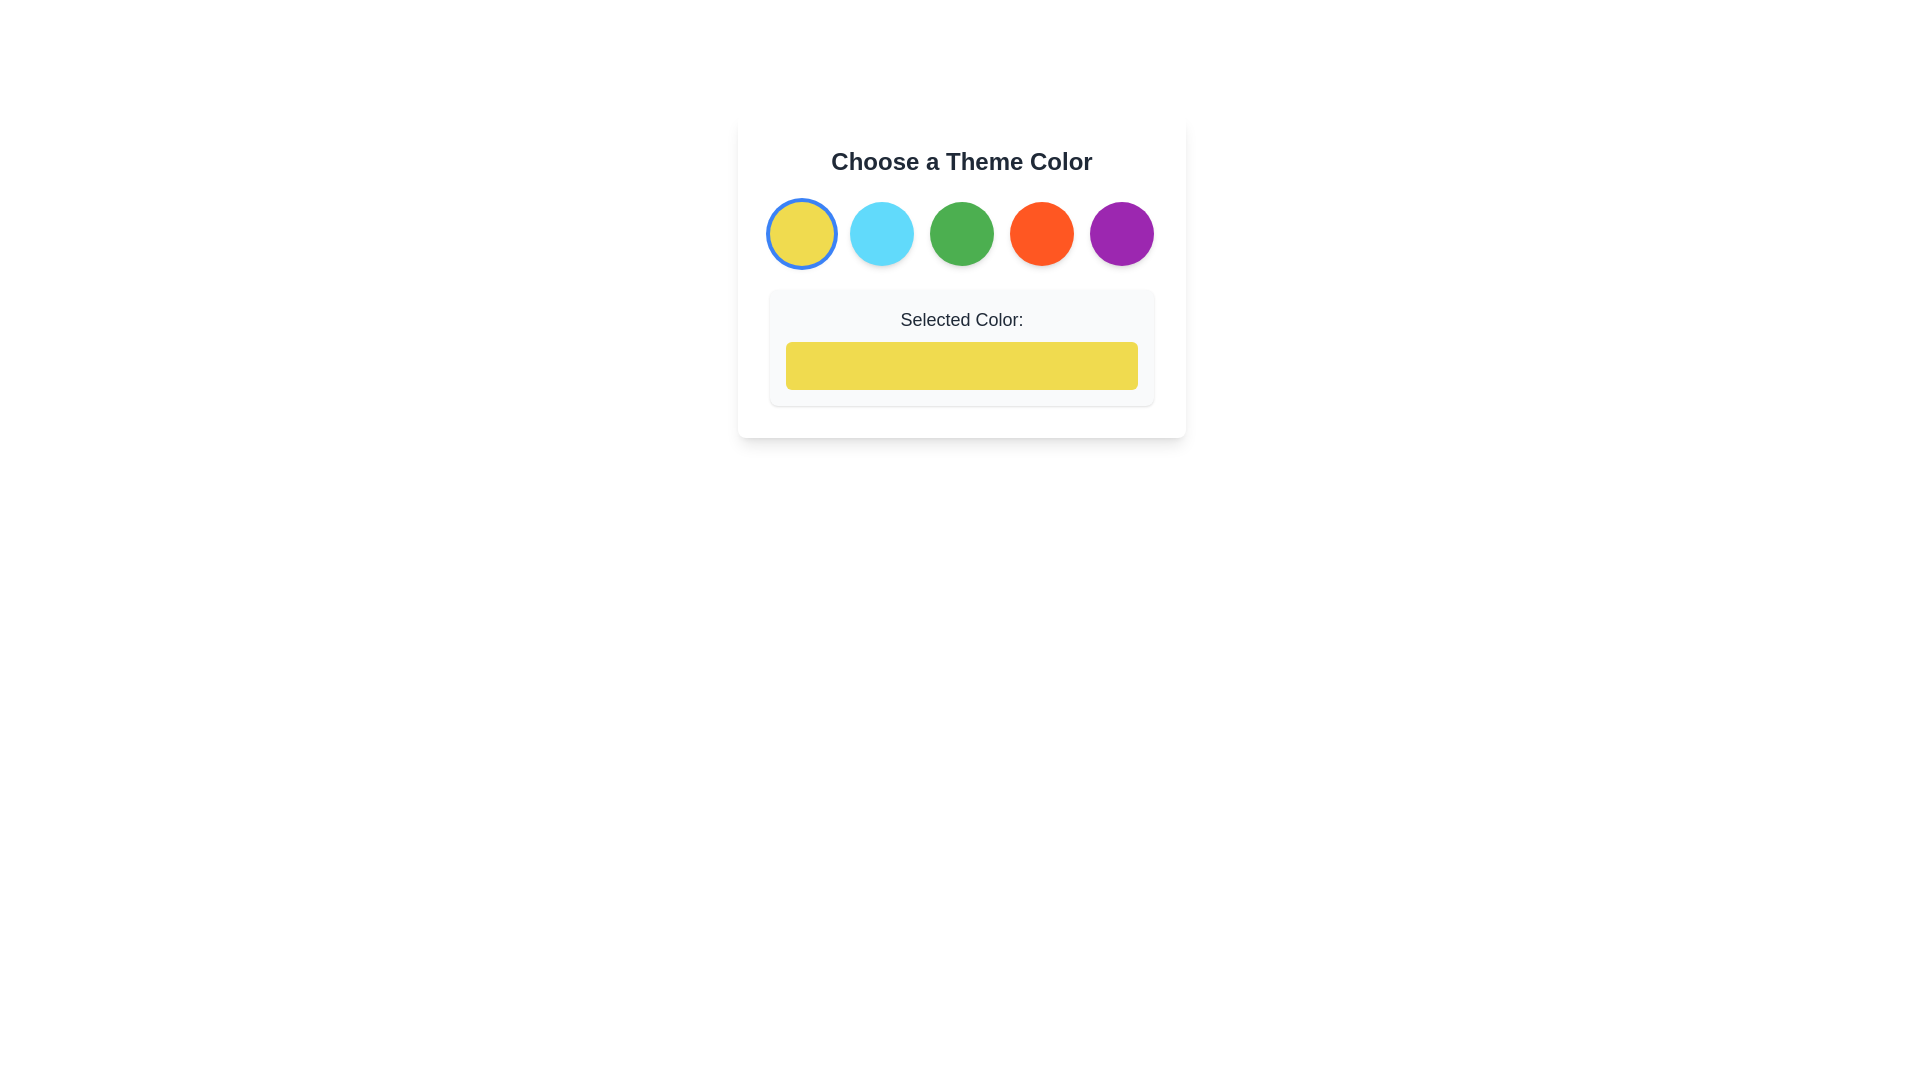  What do you see at coordinates (881, 233) in the screenshot?
I see `the second rounded button with a light blue background` at bounding box center [881, 233].